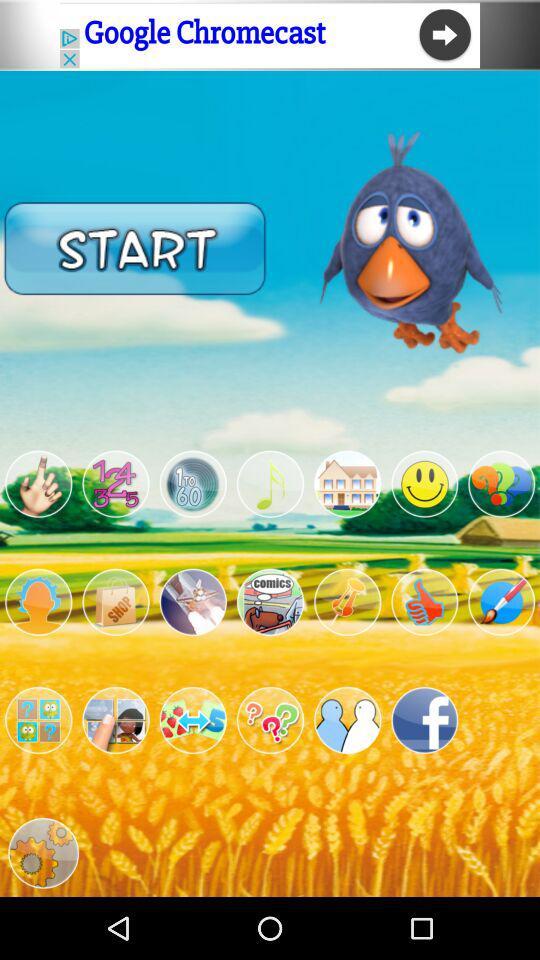 This screenshot has width=540, height=960. I want to click on option button, so click(193, 483).